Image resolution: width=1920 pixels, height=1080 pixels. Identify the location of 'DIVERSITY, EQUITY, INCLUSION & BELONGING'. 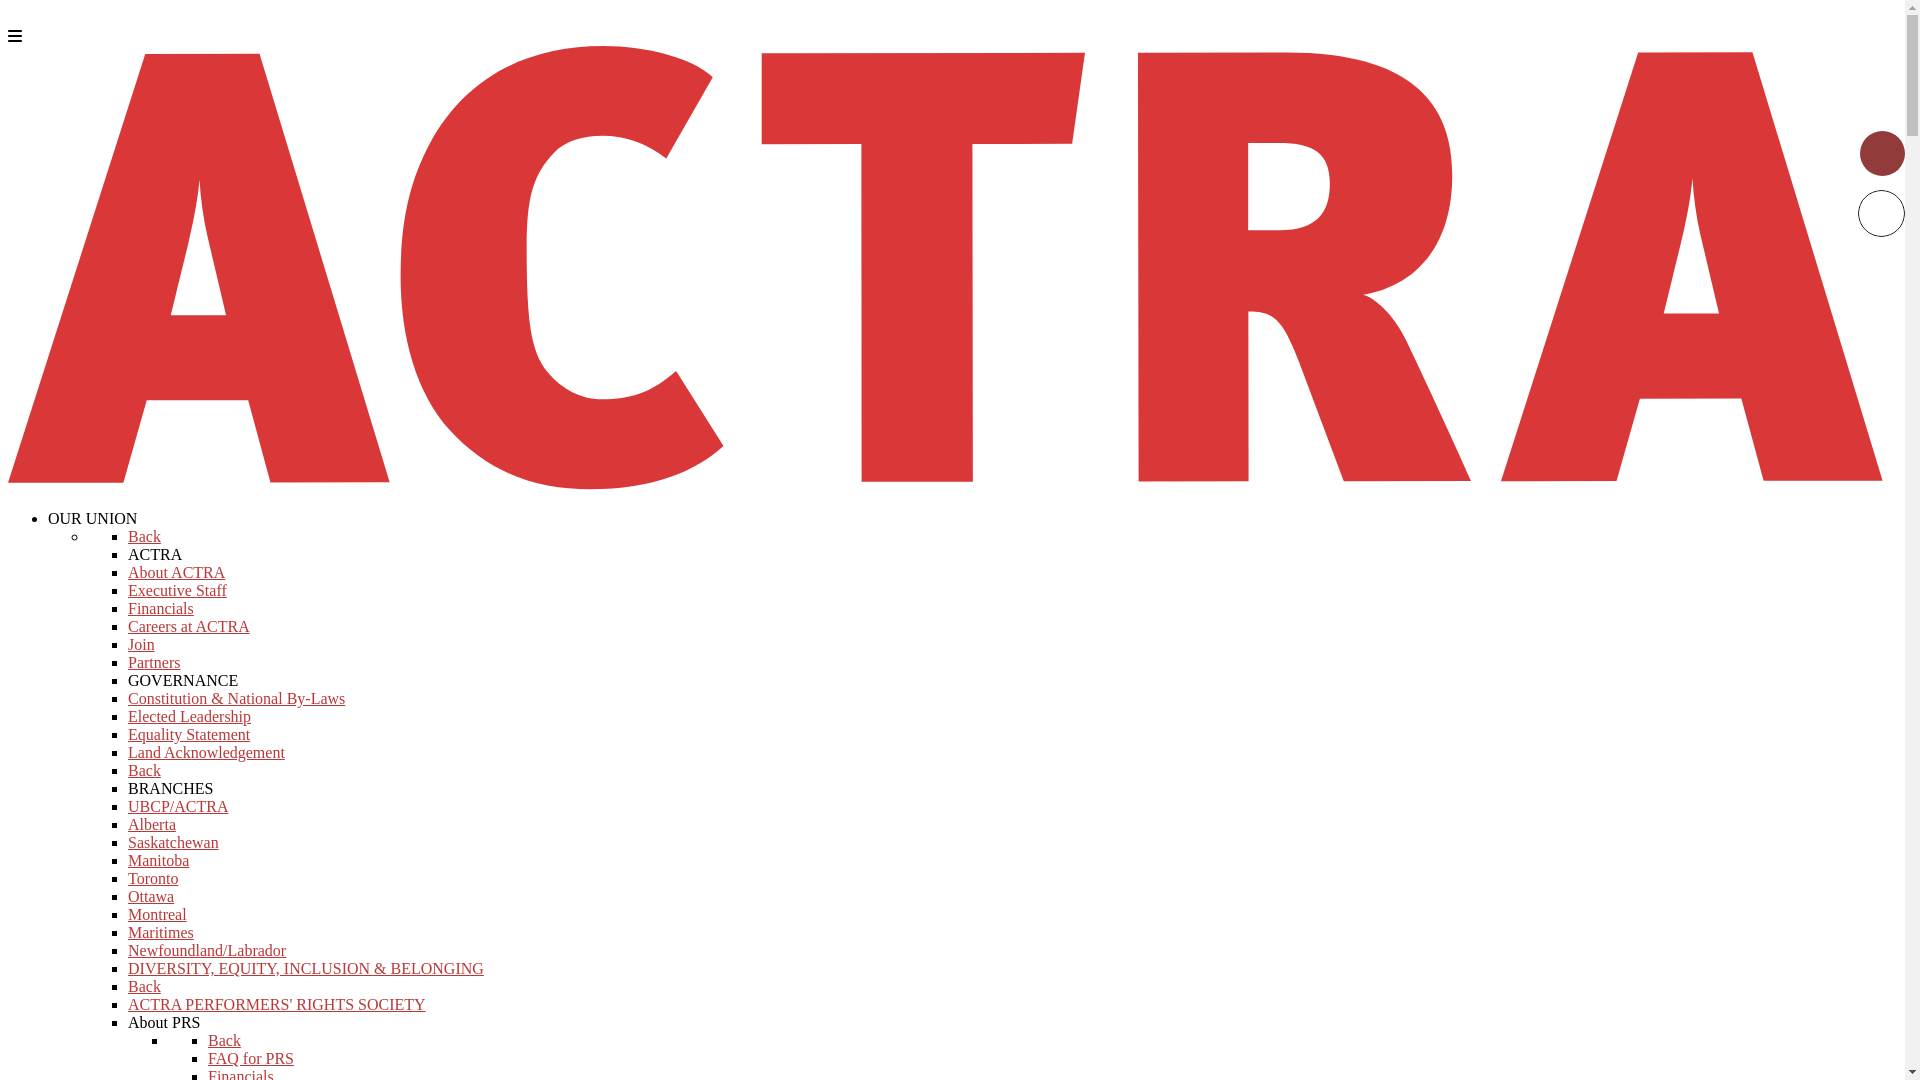
(305, 967).